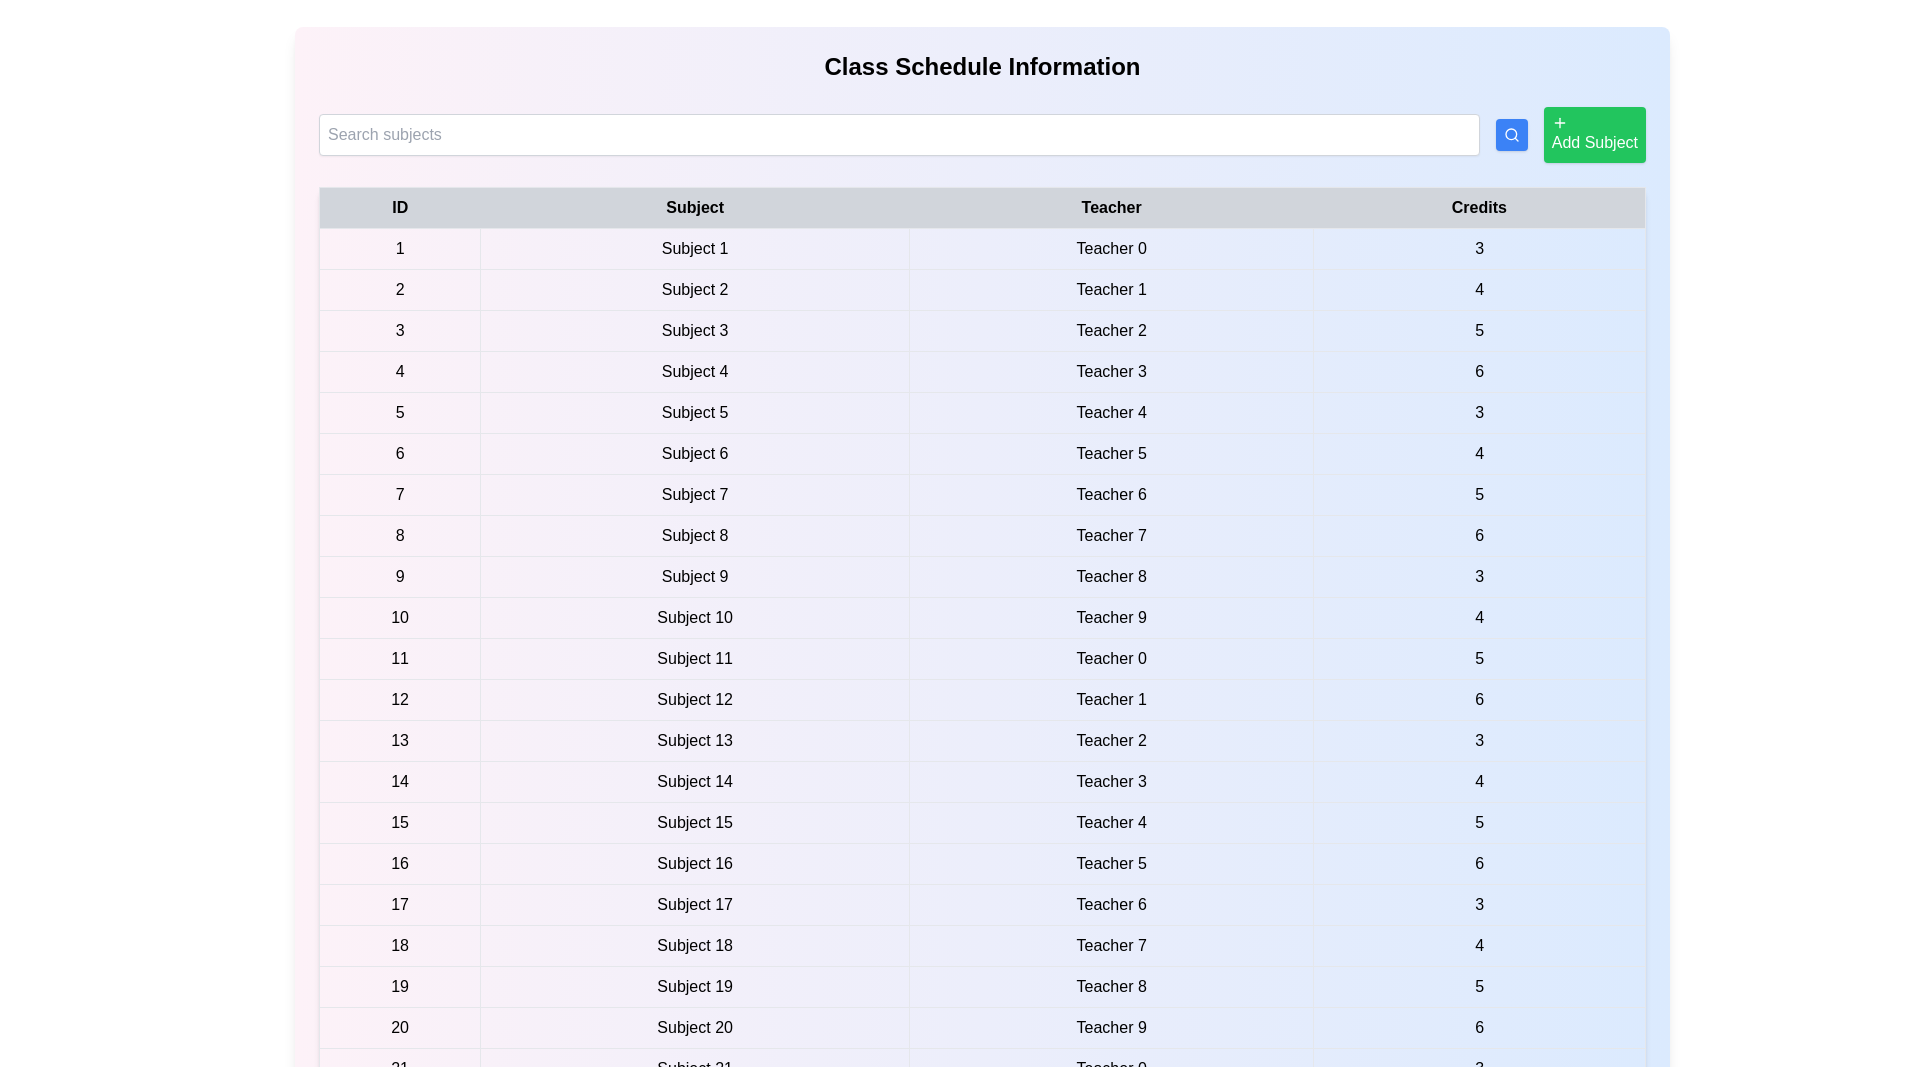  I want to click on the table header Credits to sort by that column, so click(1479, 208).